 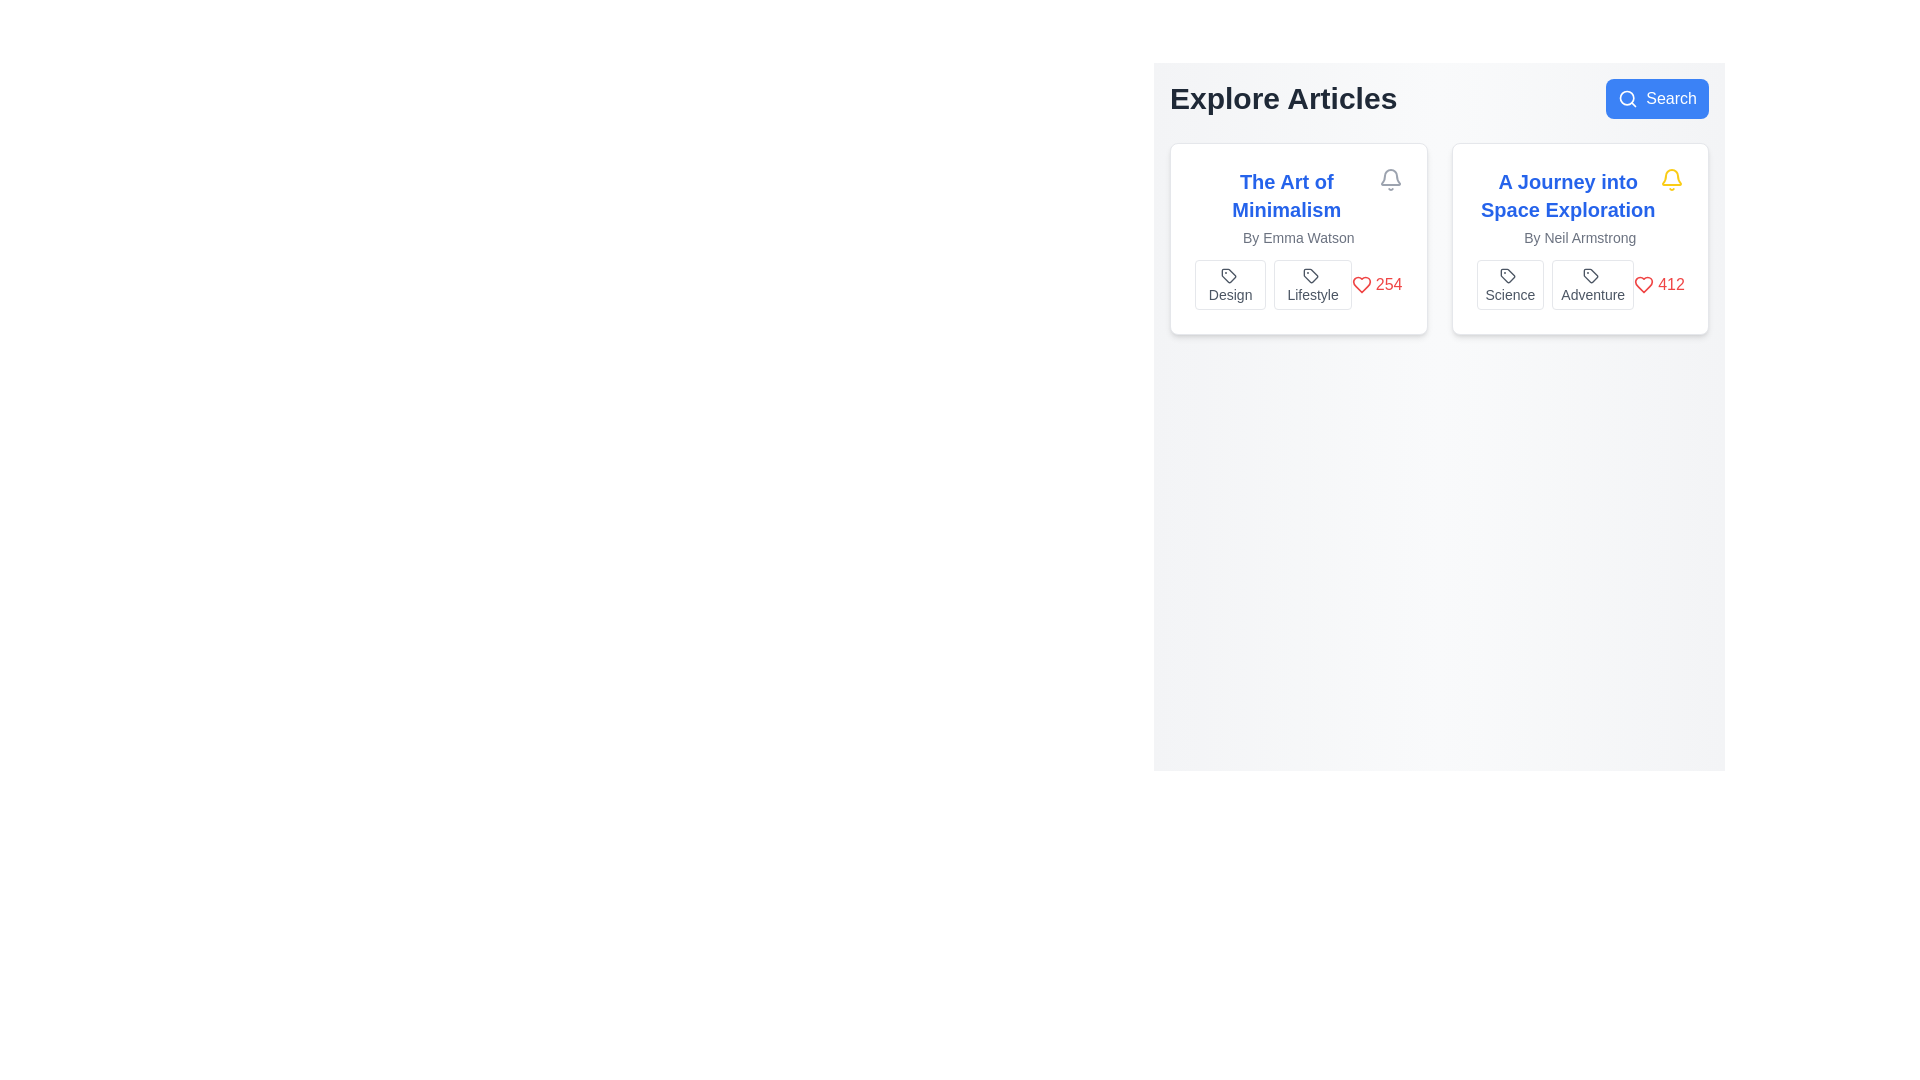 I want to click on the text block titled 'The Art of Minimalism' with the subtitle 'By Emma Watson' positioned at the top center of the leftmost card, so click(x=1298, y=208).